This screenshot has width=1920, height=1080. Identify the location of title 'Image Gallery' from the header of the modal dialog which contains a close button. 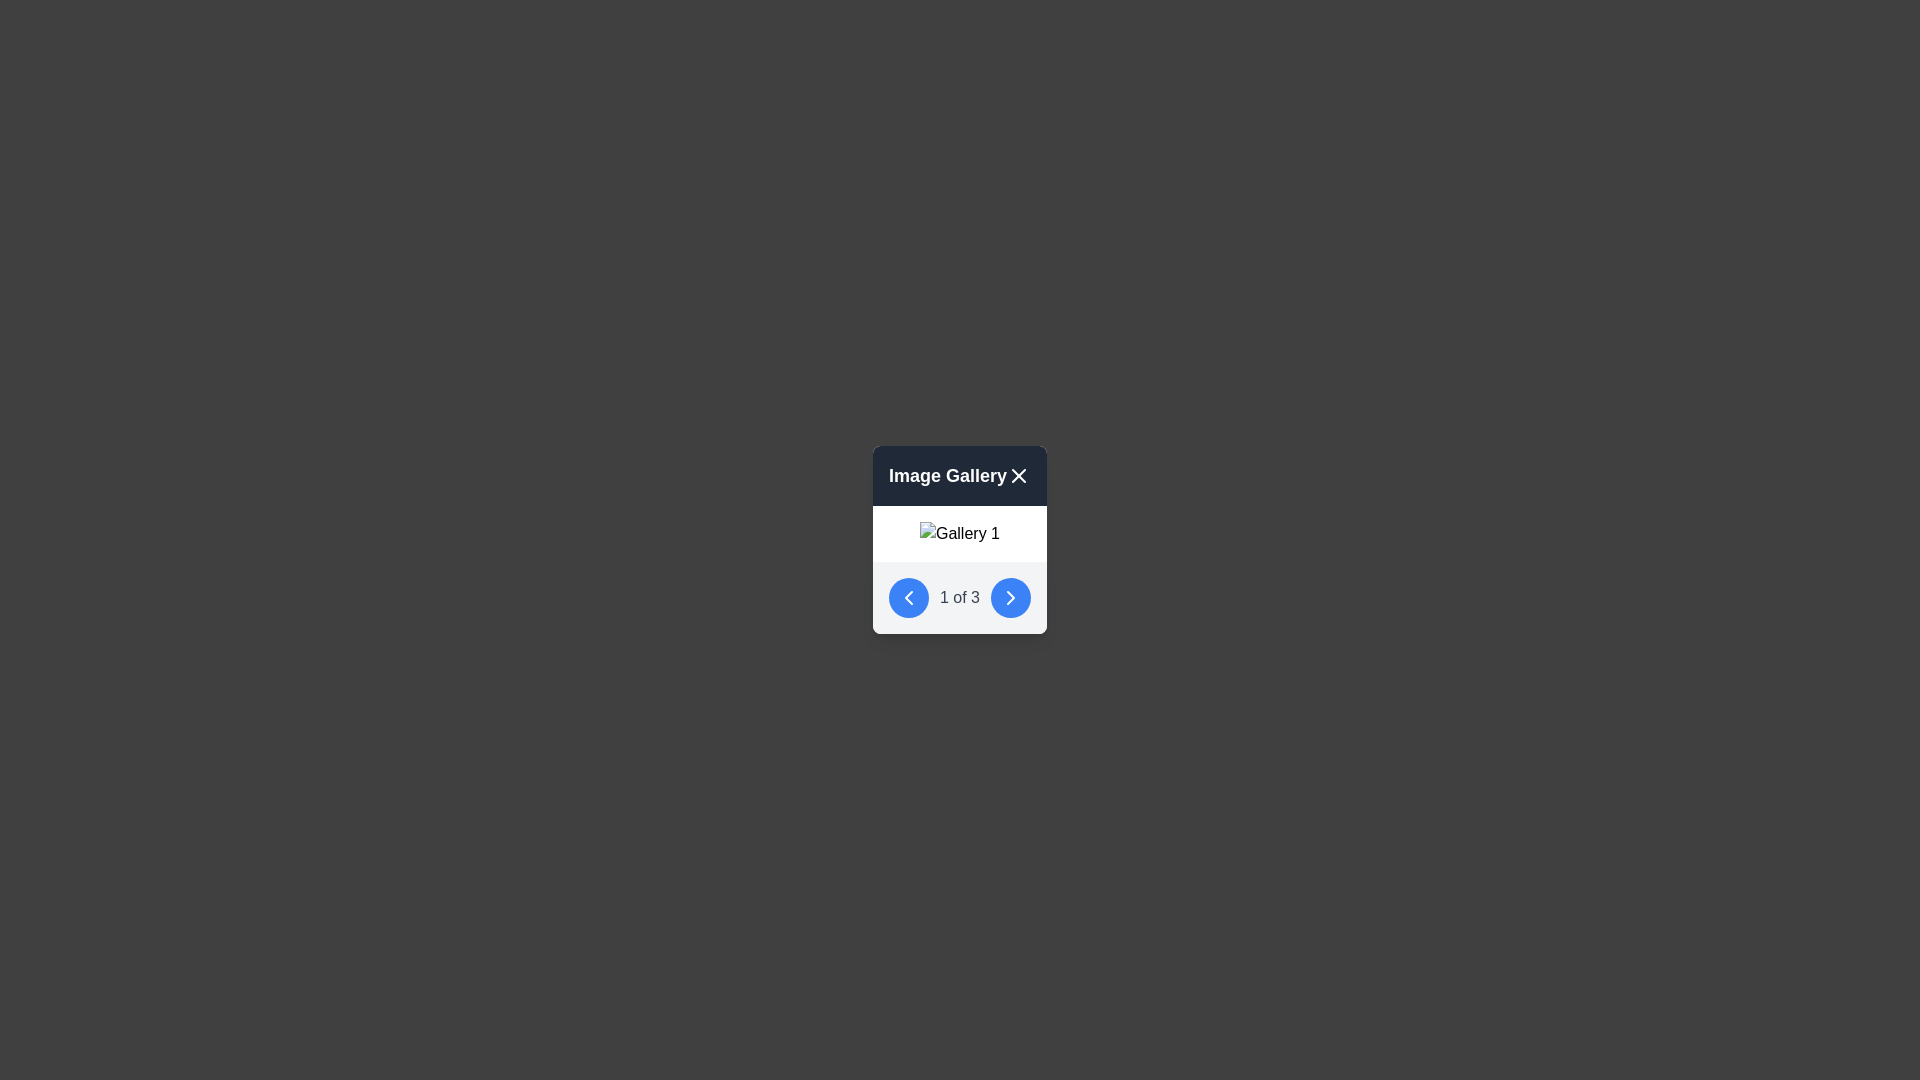
(960, 475).